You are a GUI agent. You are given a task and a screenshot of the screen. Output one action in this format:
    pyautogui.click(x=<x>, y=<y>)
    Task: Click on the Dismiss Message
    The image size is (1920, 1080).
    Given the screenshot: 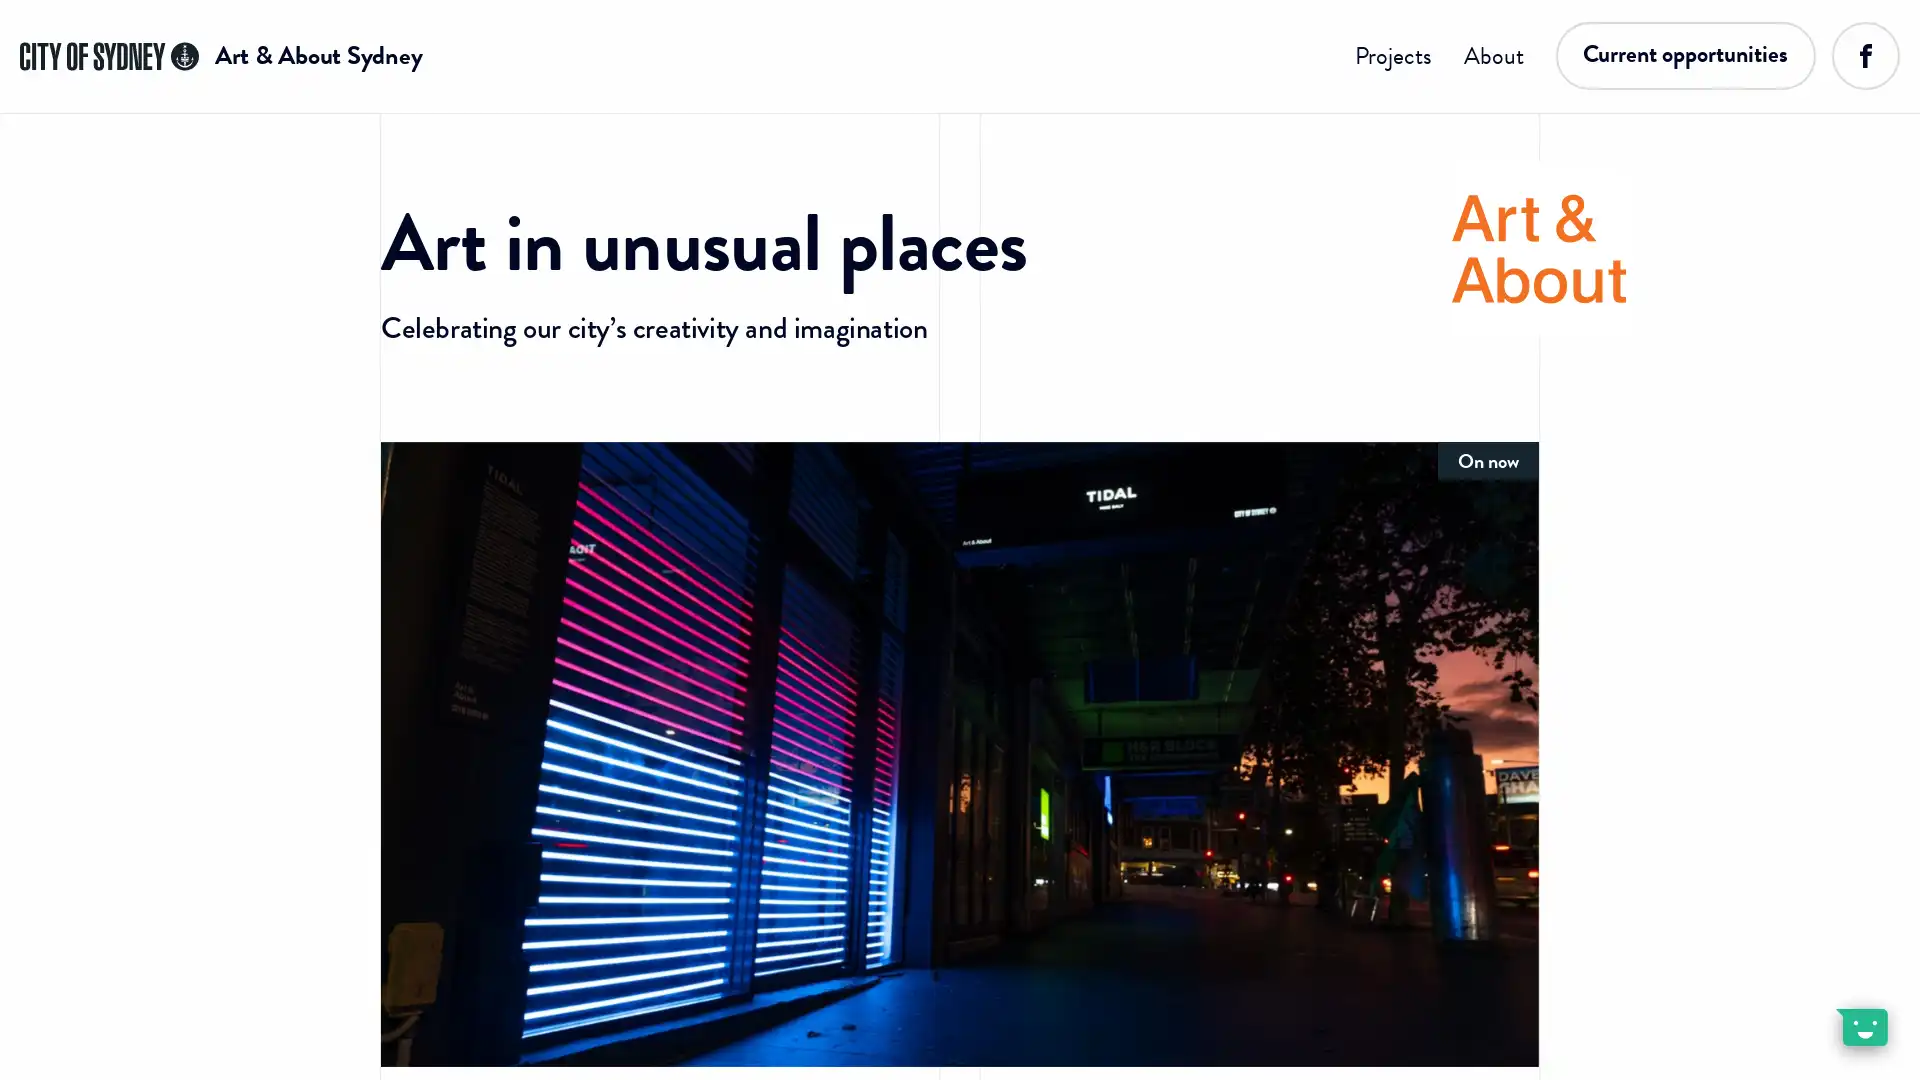 What is the action you would take?
    pyautogui.click(x=1815, y=1003)
    